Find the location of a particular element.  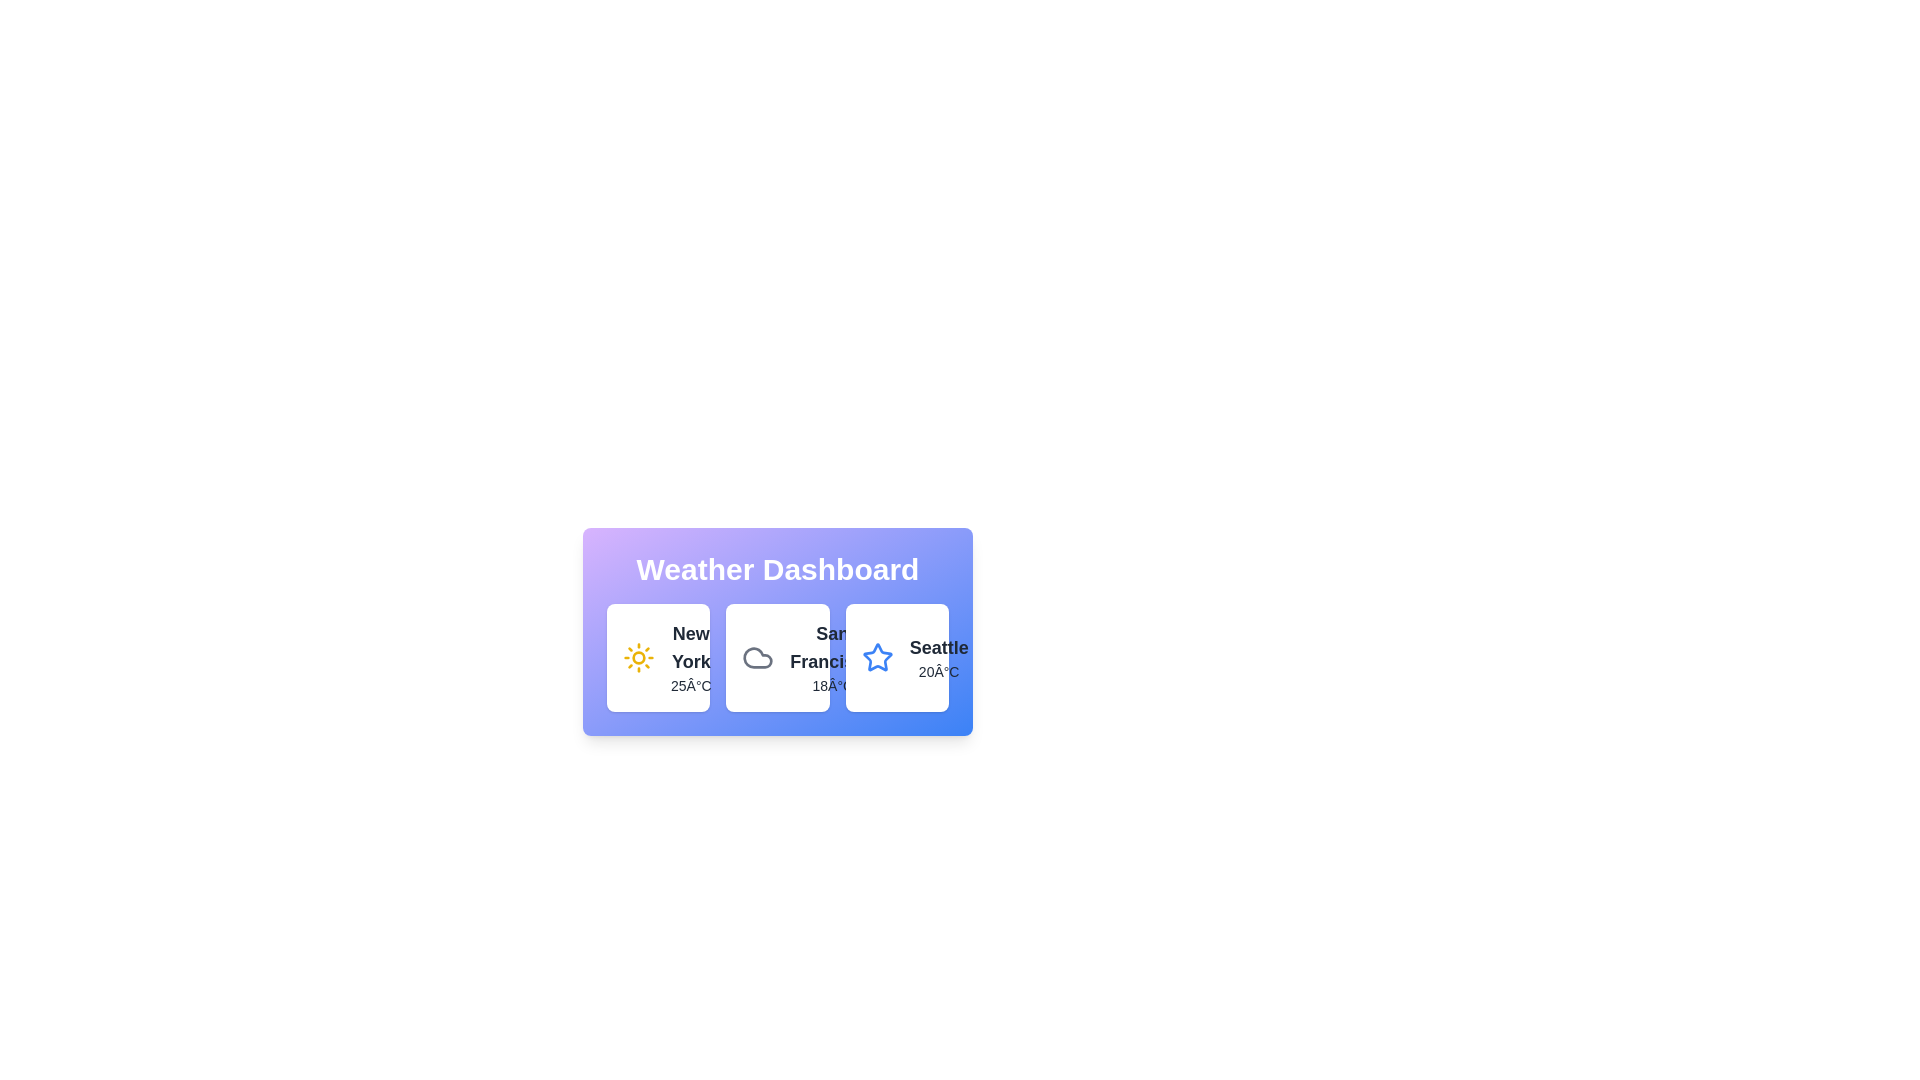

the contents of the Information card displaying 'Seattle' with a blue star icon on the left, located in the bottom-right region of the interface is located at coordinates (896, 658).